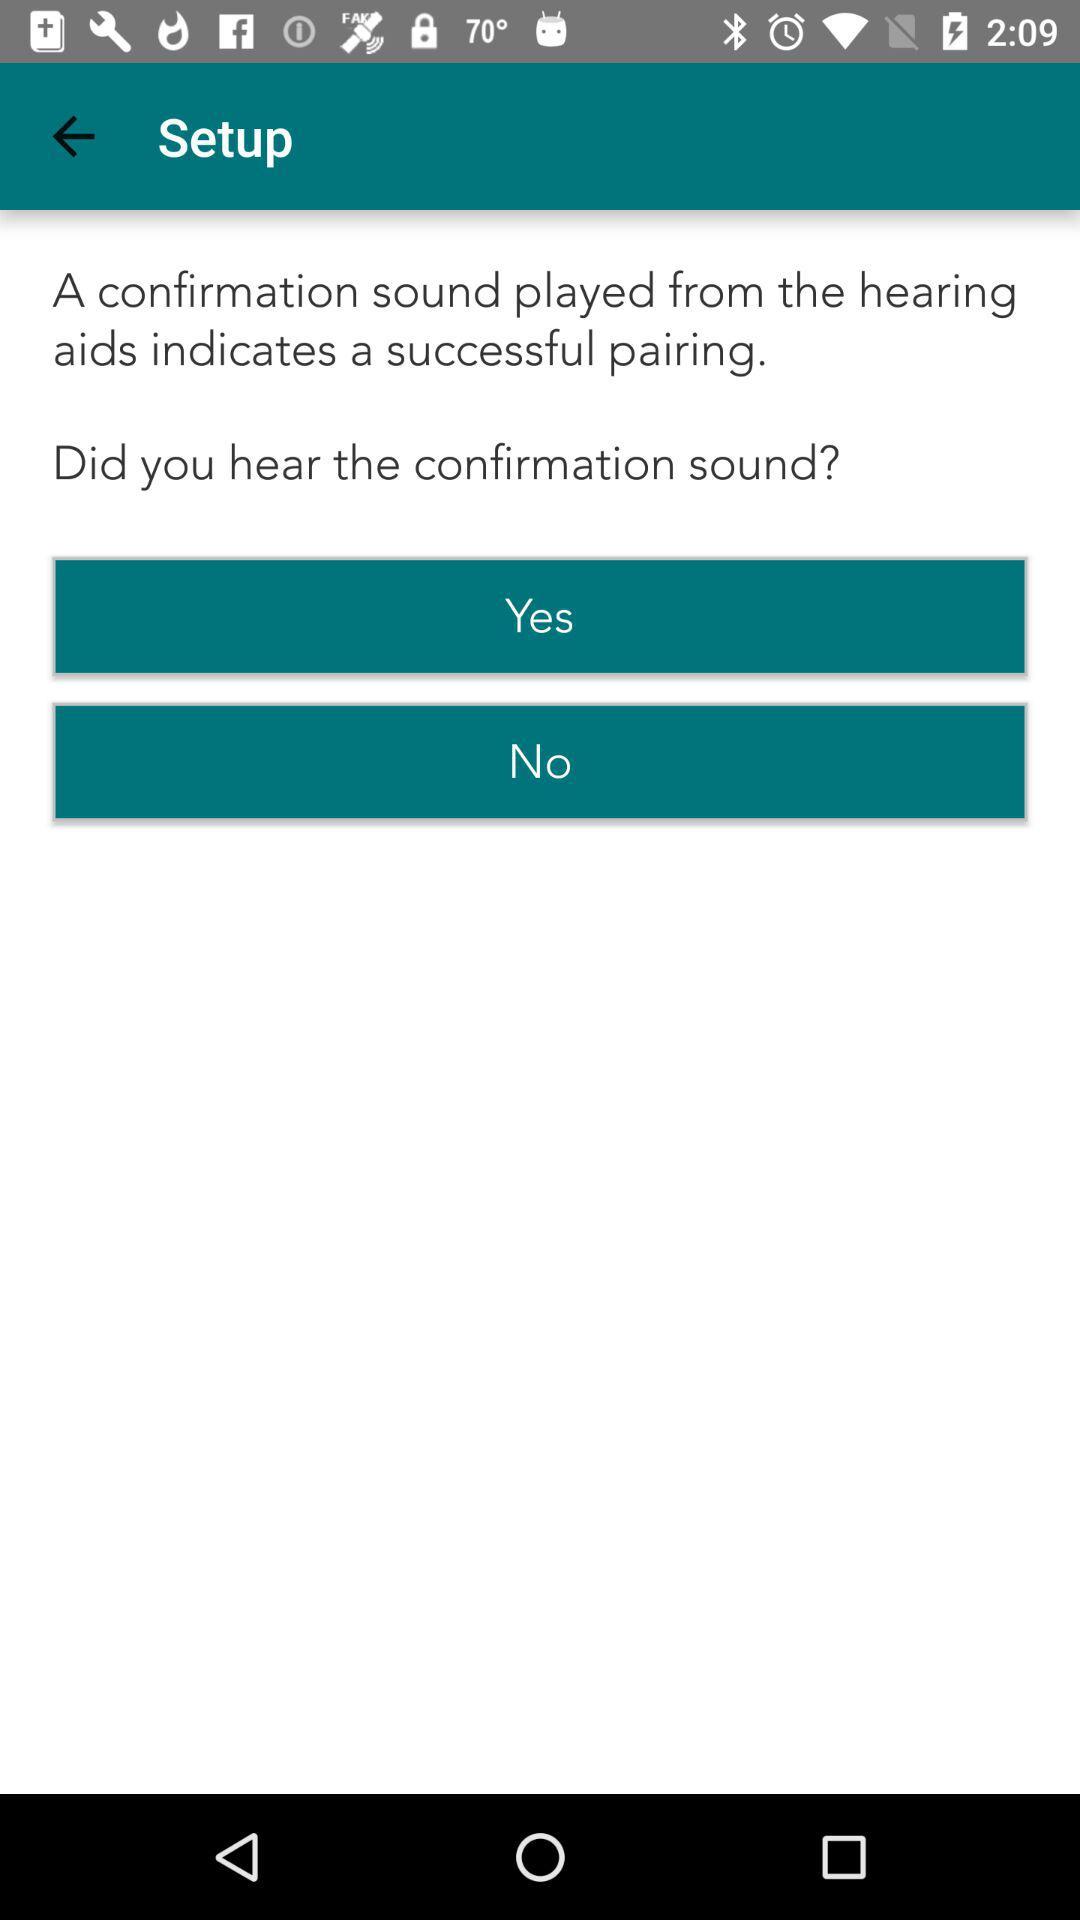 The image size is (1080, 1920). I want to click on the item above a confirmation sound item, so click(72, 135).